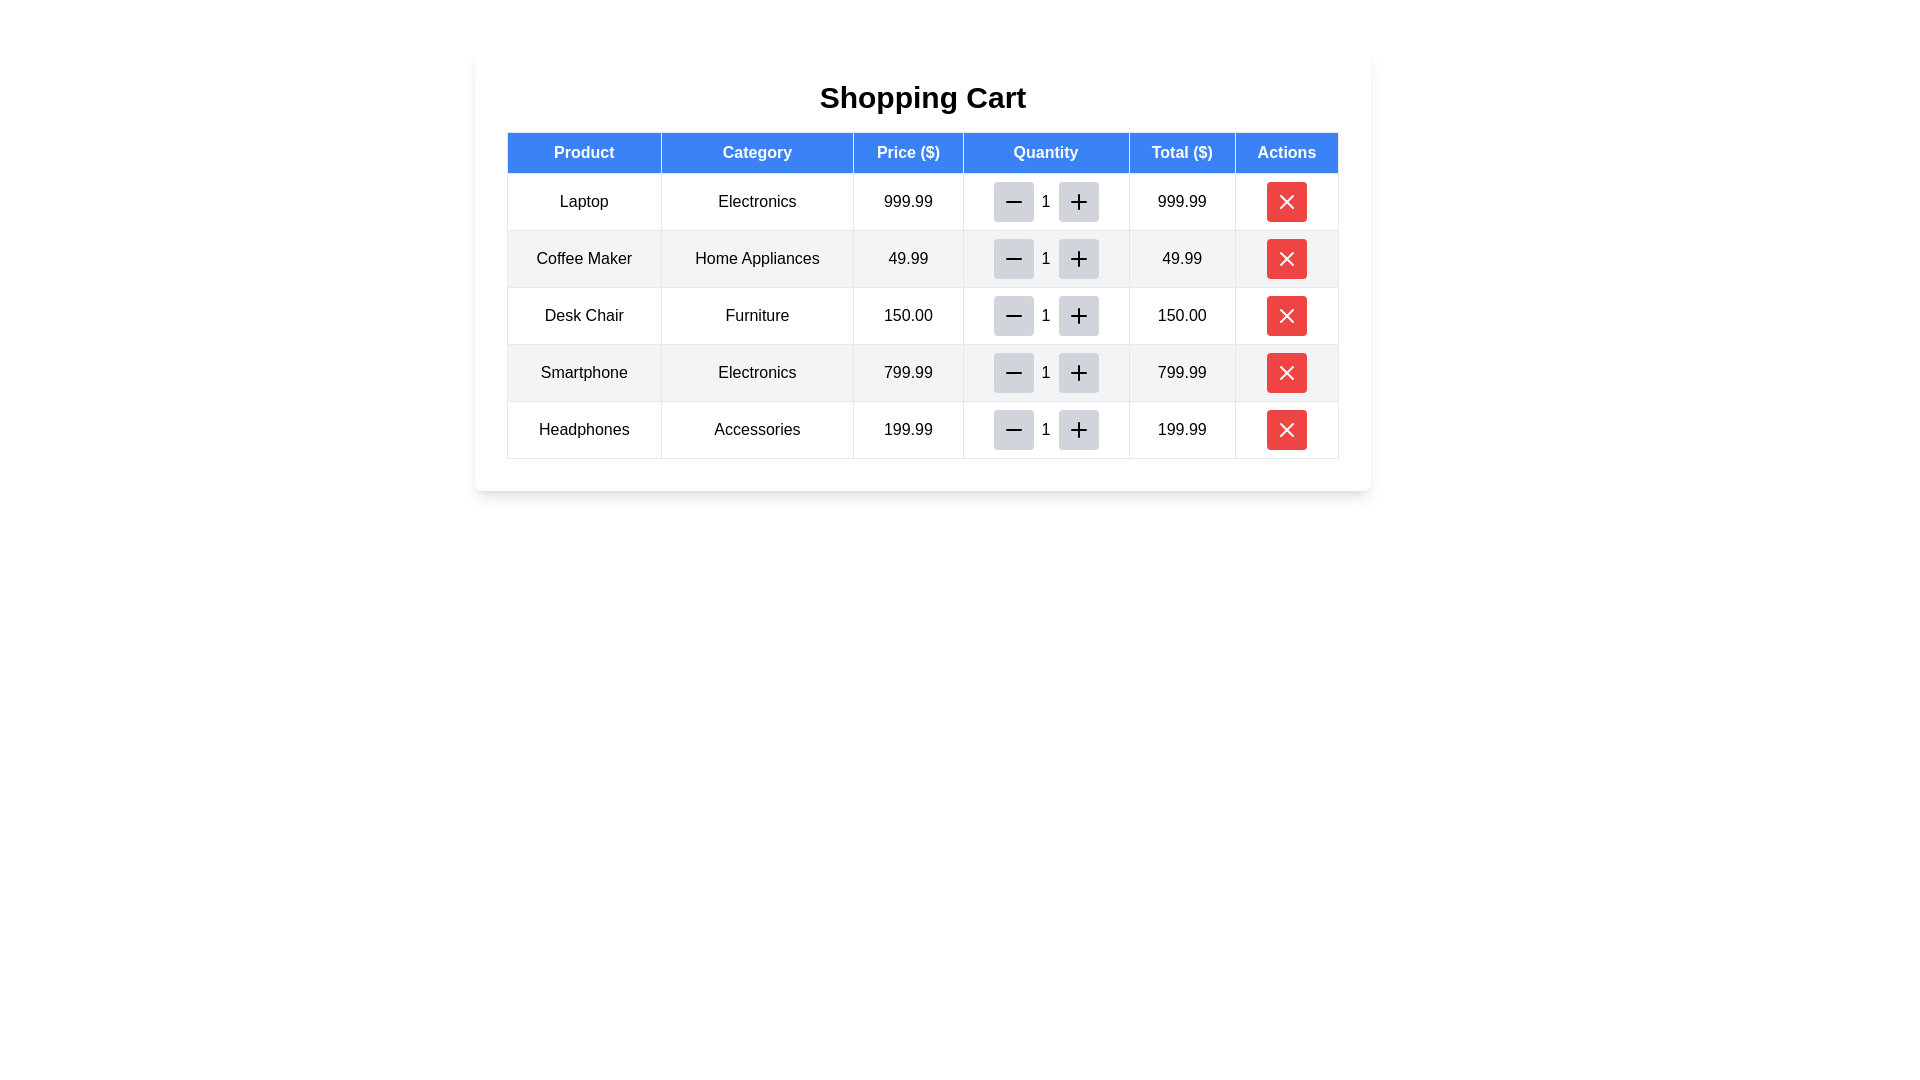 The image size is (1920, 1080). I want to click on the gray rectangular button with rounded corners containing a black horizontal minus icon, located in the 'Quantity' column for the 'Headphones' product, to decrease the quantity, so click(1013, 428).